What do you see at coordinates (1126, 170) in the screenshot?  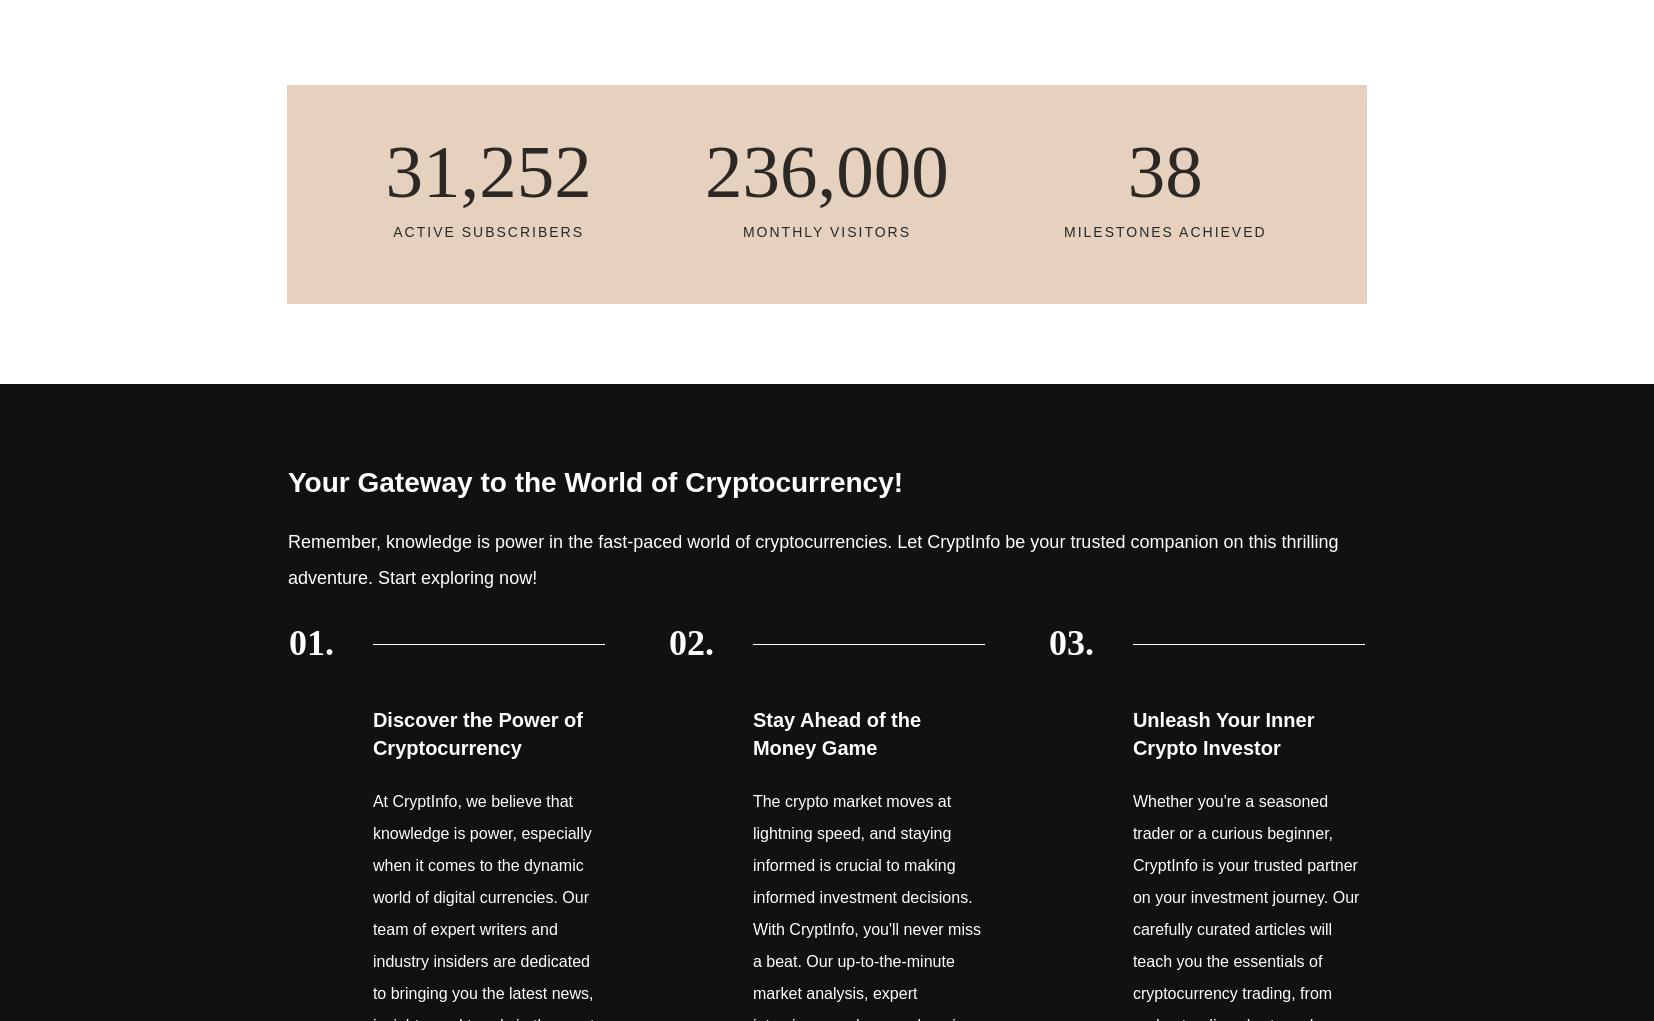 I see `'38'` at bounding box center [1126, 170].